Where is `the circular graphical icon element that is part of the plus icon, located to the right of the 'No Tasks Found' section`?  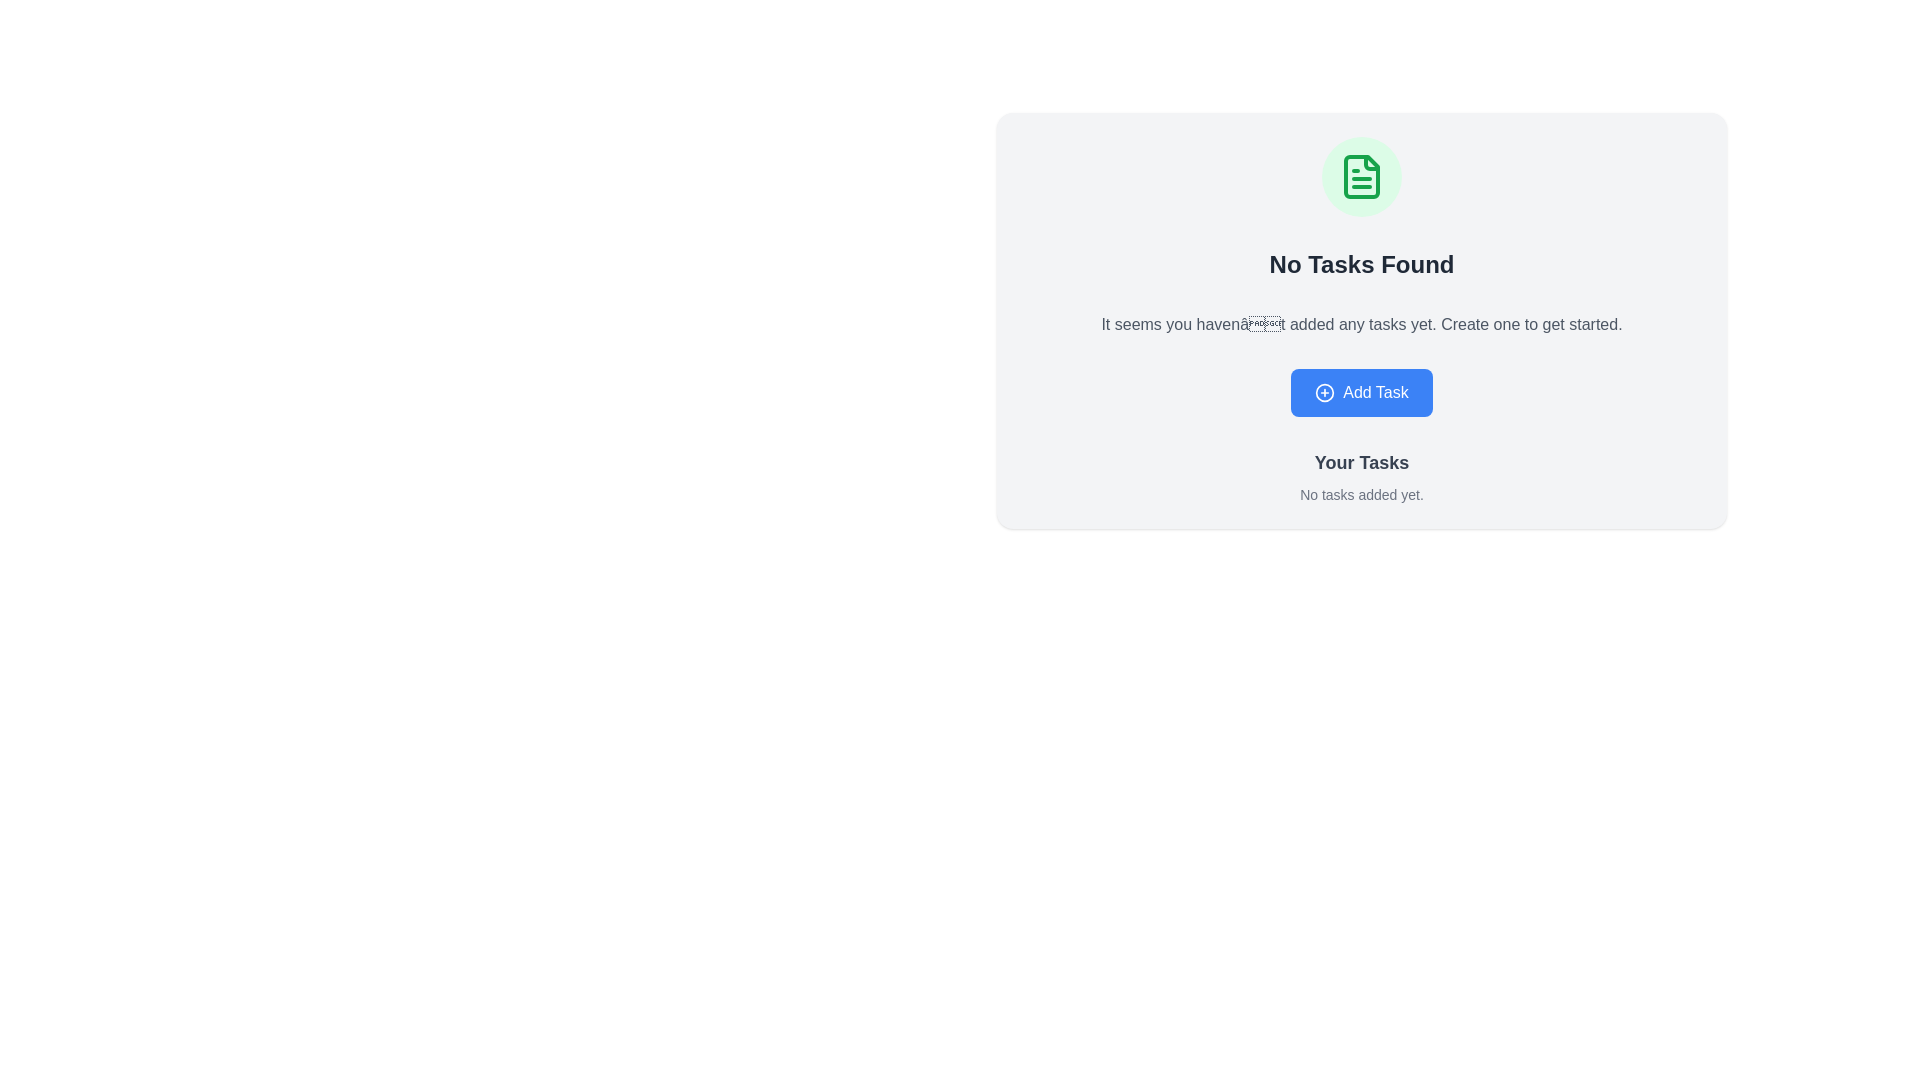 the circular graphical icon element that is part of the plus icon, located to the right of the 'No Tasks Found' section is located at coordinates (1325, 393).